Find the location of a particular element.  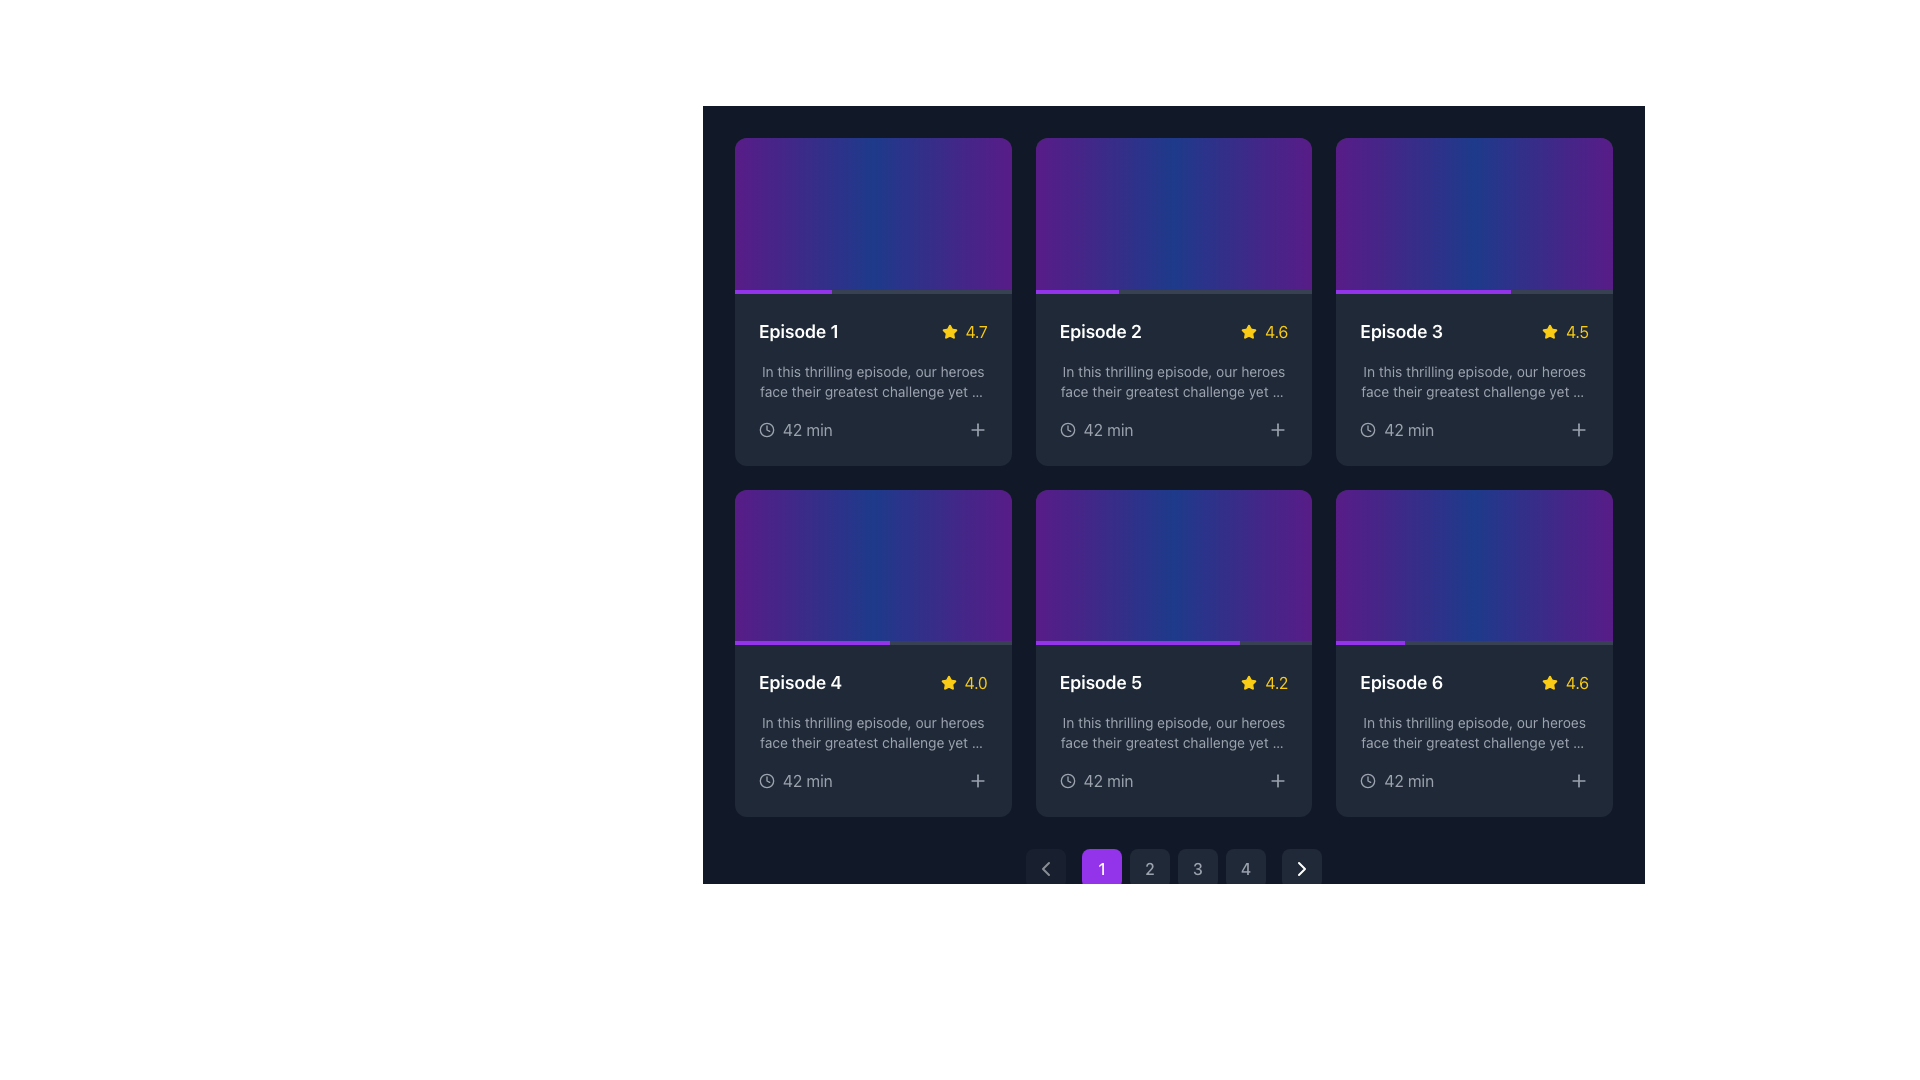

the second pagination button located at the bottom of the layout is located at coordinates (1150, 867).